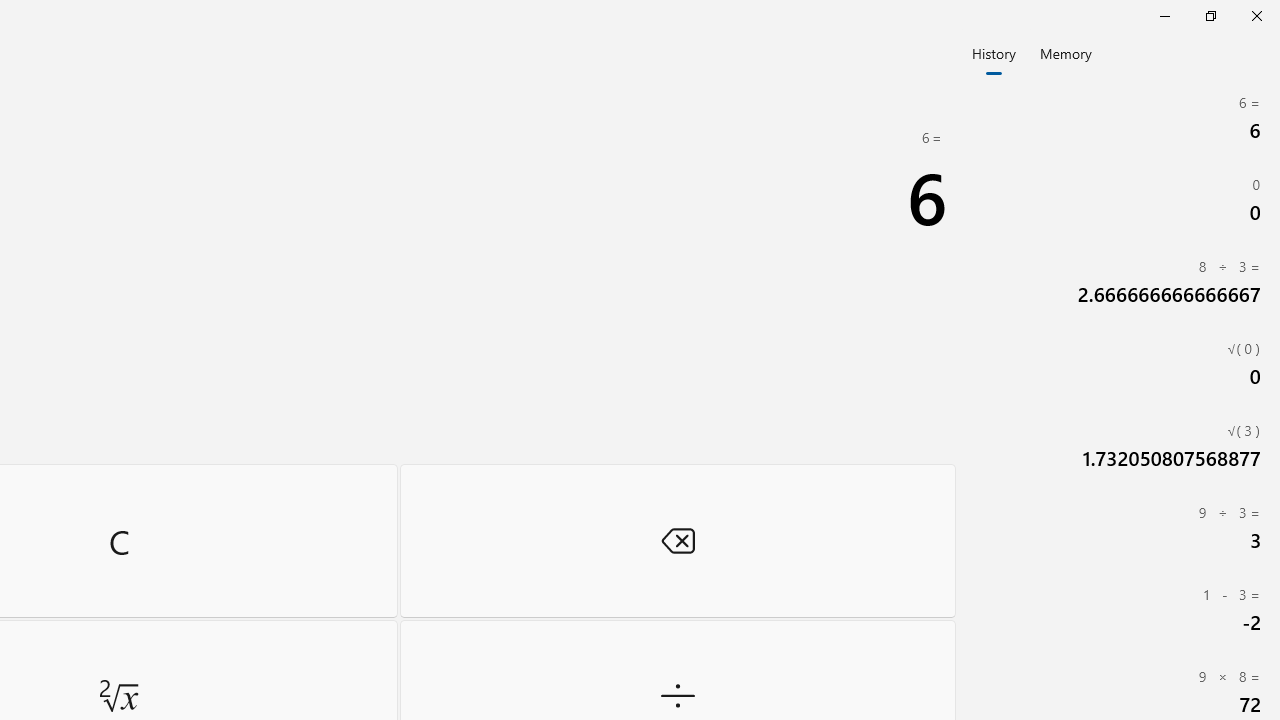 The width and height of the screenshot is (1280, 720). What do you see at coordinates (1120, 608) in the screenshot?
I see `'1 Minus ( 3= Minus (2'` at bounding box center [1120, 608].